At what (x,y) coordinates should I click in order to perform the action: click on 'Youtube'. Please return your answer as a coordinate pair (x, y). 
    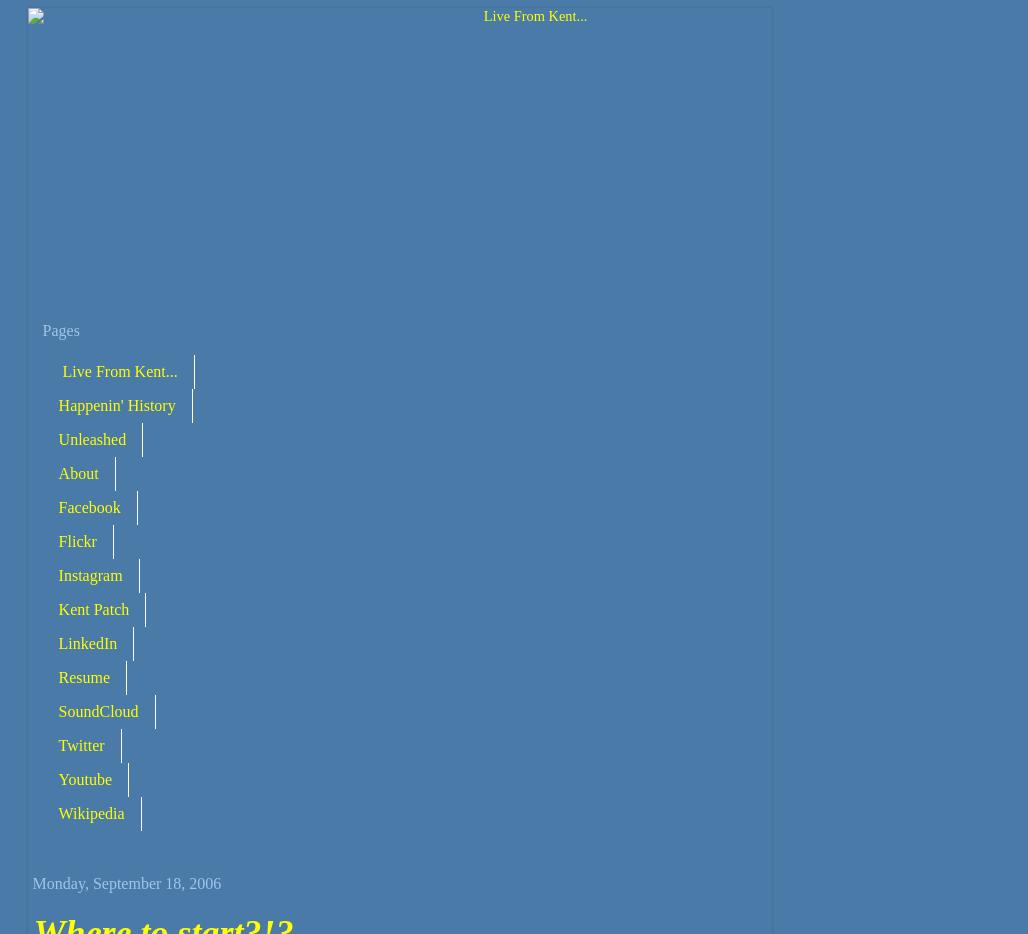
    Looking at the image, I should click on (57, 777).